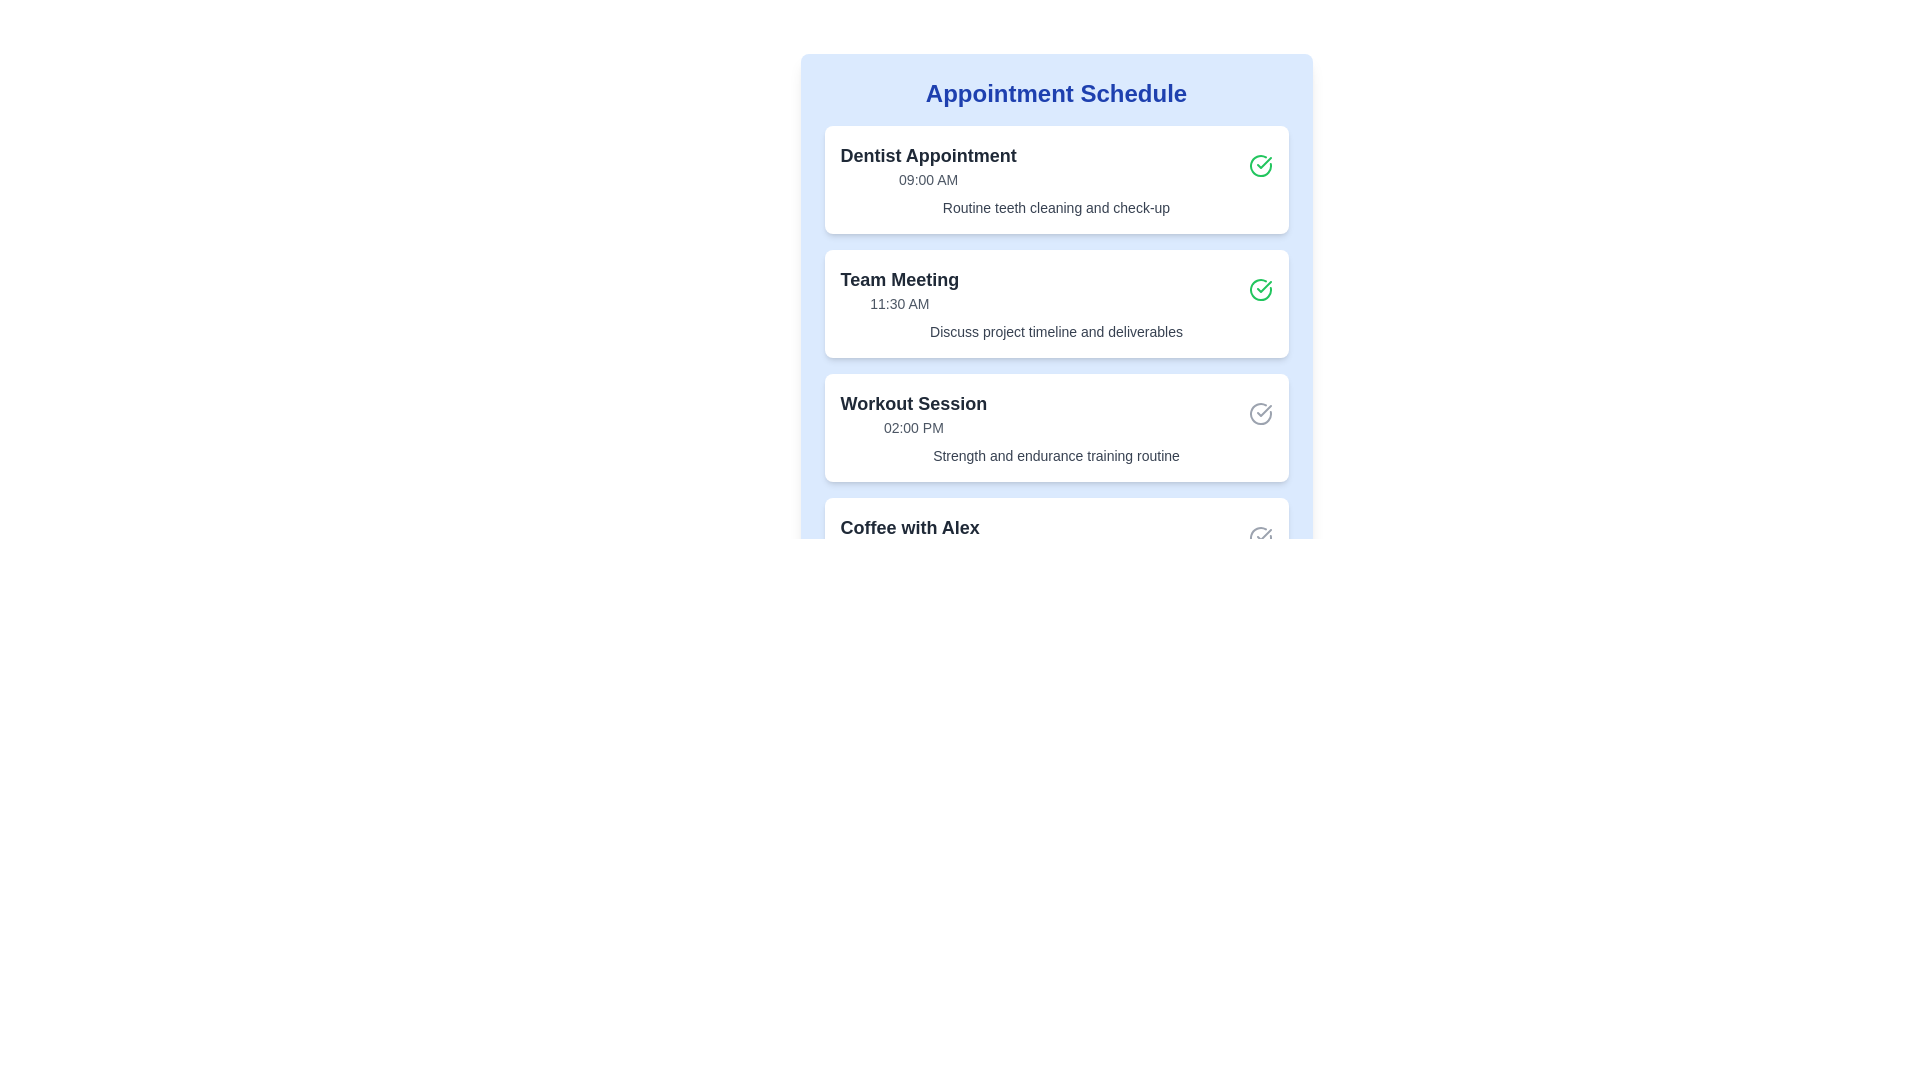  What do you see at coordinates (1259, 536) in the screenshot?
I see `the partial circle icon located at the bottom right of the 'Coffee with Alex' entry in the schedule list` at bounding box center [1259, 536].